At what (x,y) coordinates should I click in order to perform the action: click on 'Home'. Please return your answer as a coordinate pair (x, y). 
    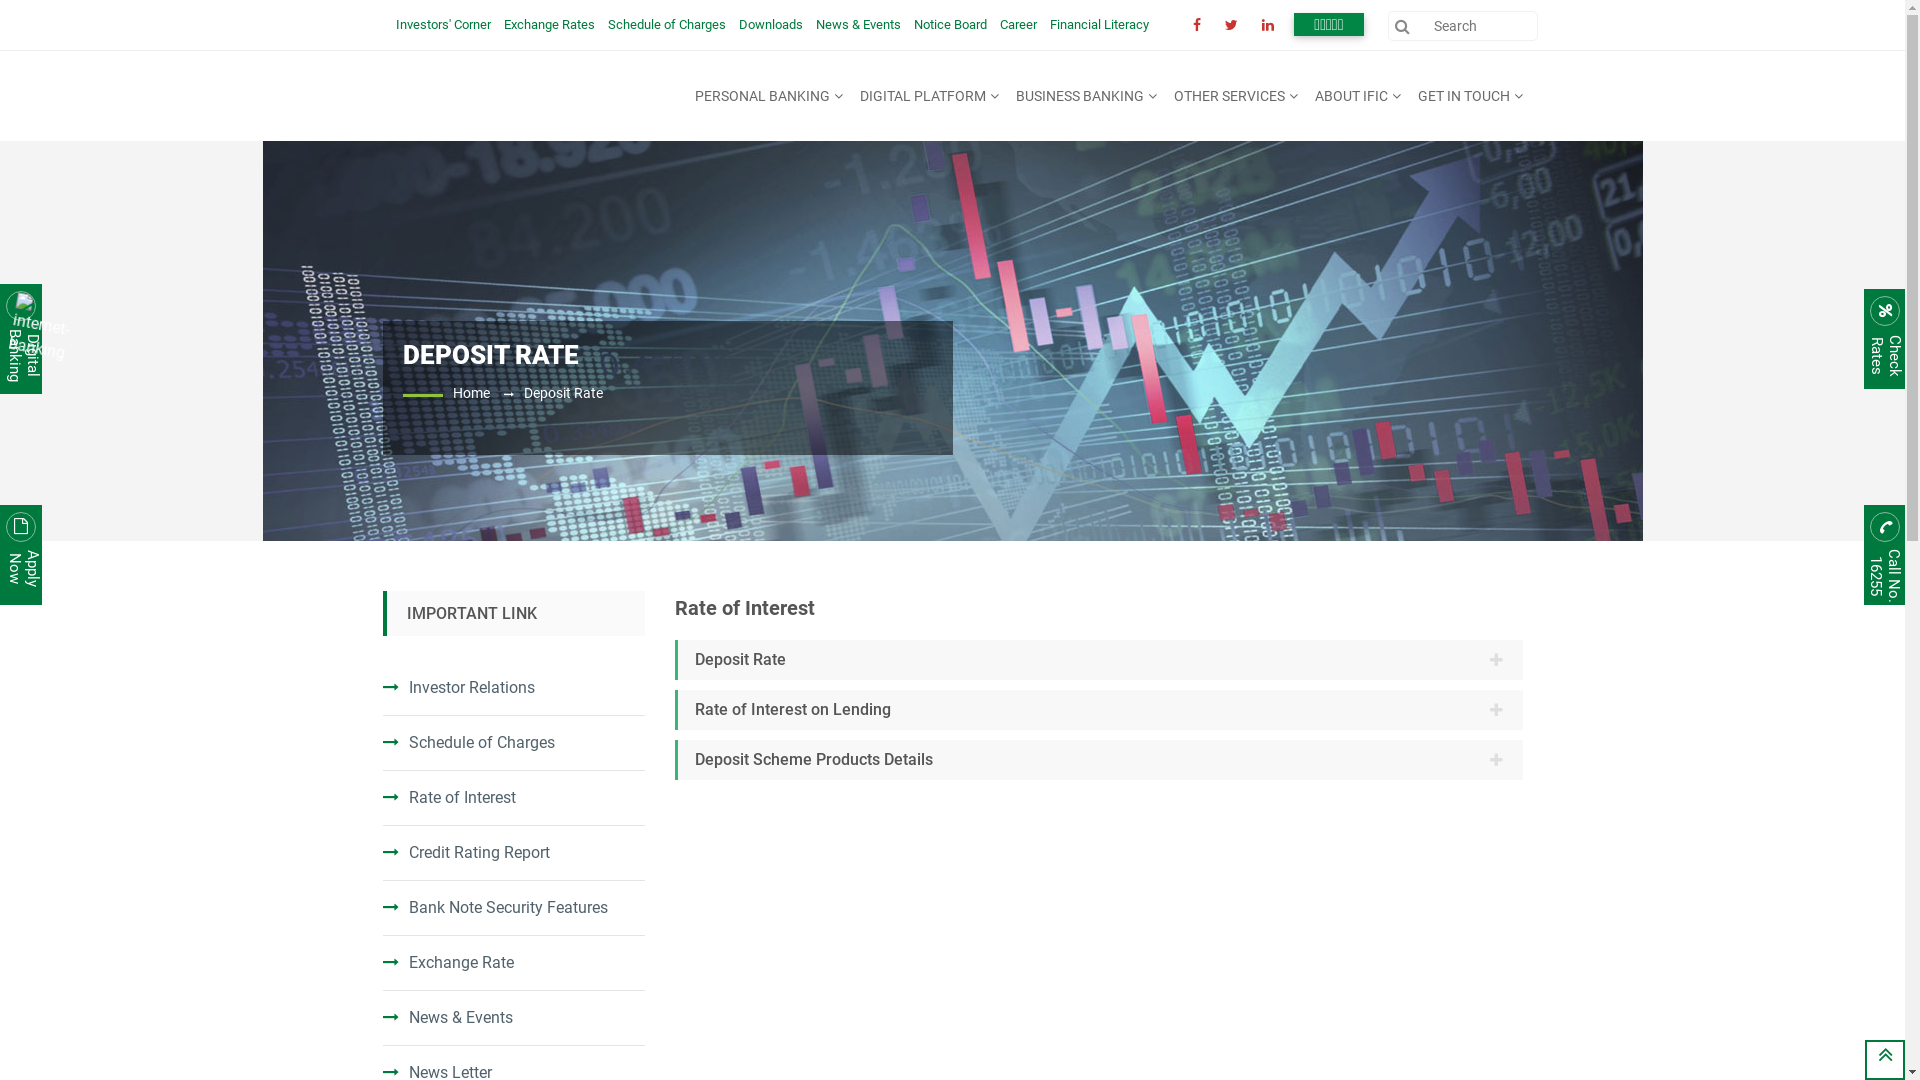
    Looking at the image, I should click on (469, 393).